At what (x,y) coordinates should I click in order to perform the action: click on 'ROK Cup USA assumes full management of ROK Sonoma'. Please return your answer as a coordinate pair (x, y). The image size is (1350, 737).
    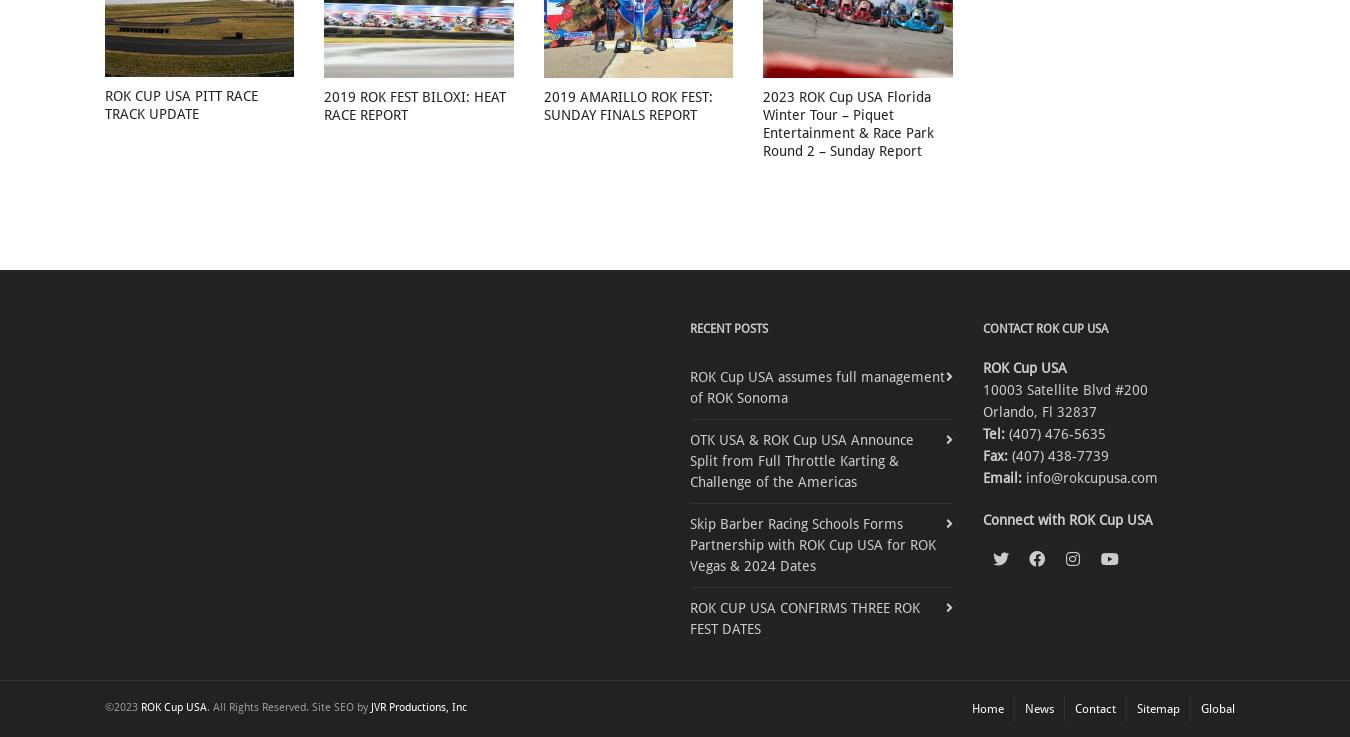
    Looking at the image, I should click on (817, 386).